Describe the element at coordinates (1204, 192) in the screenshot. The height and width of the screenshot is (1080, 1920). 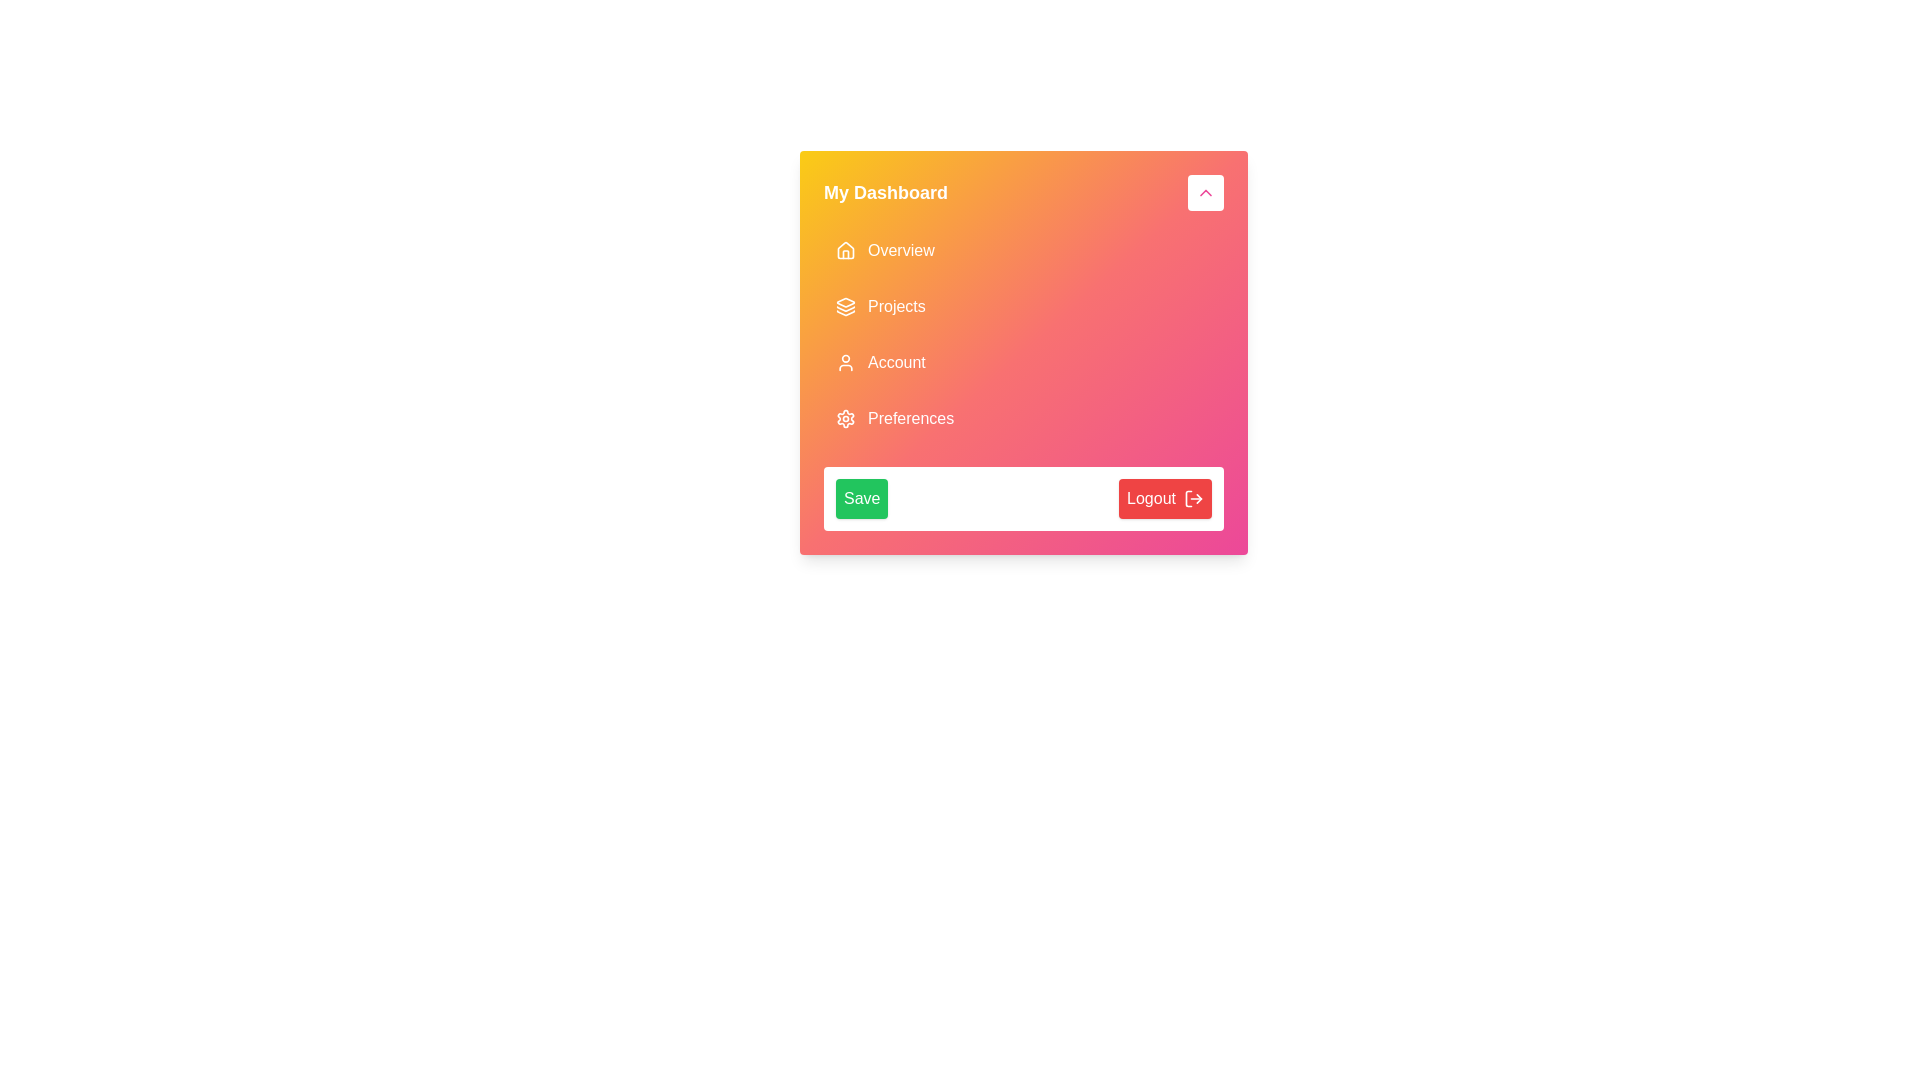
I see `the upward-pointing chevron icon located at the upper right corner of the interface` at that location.